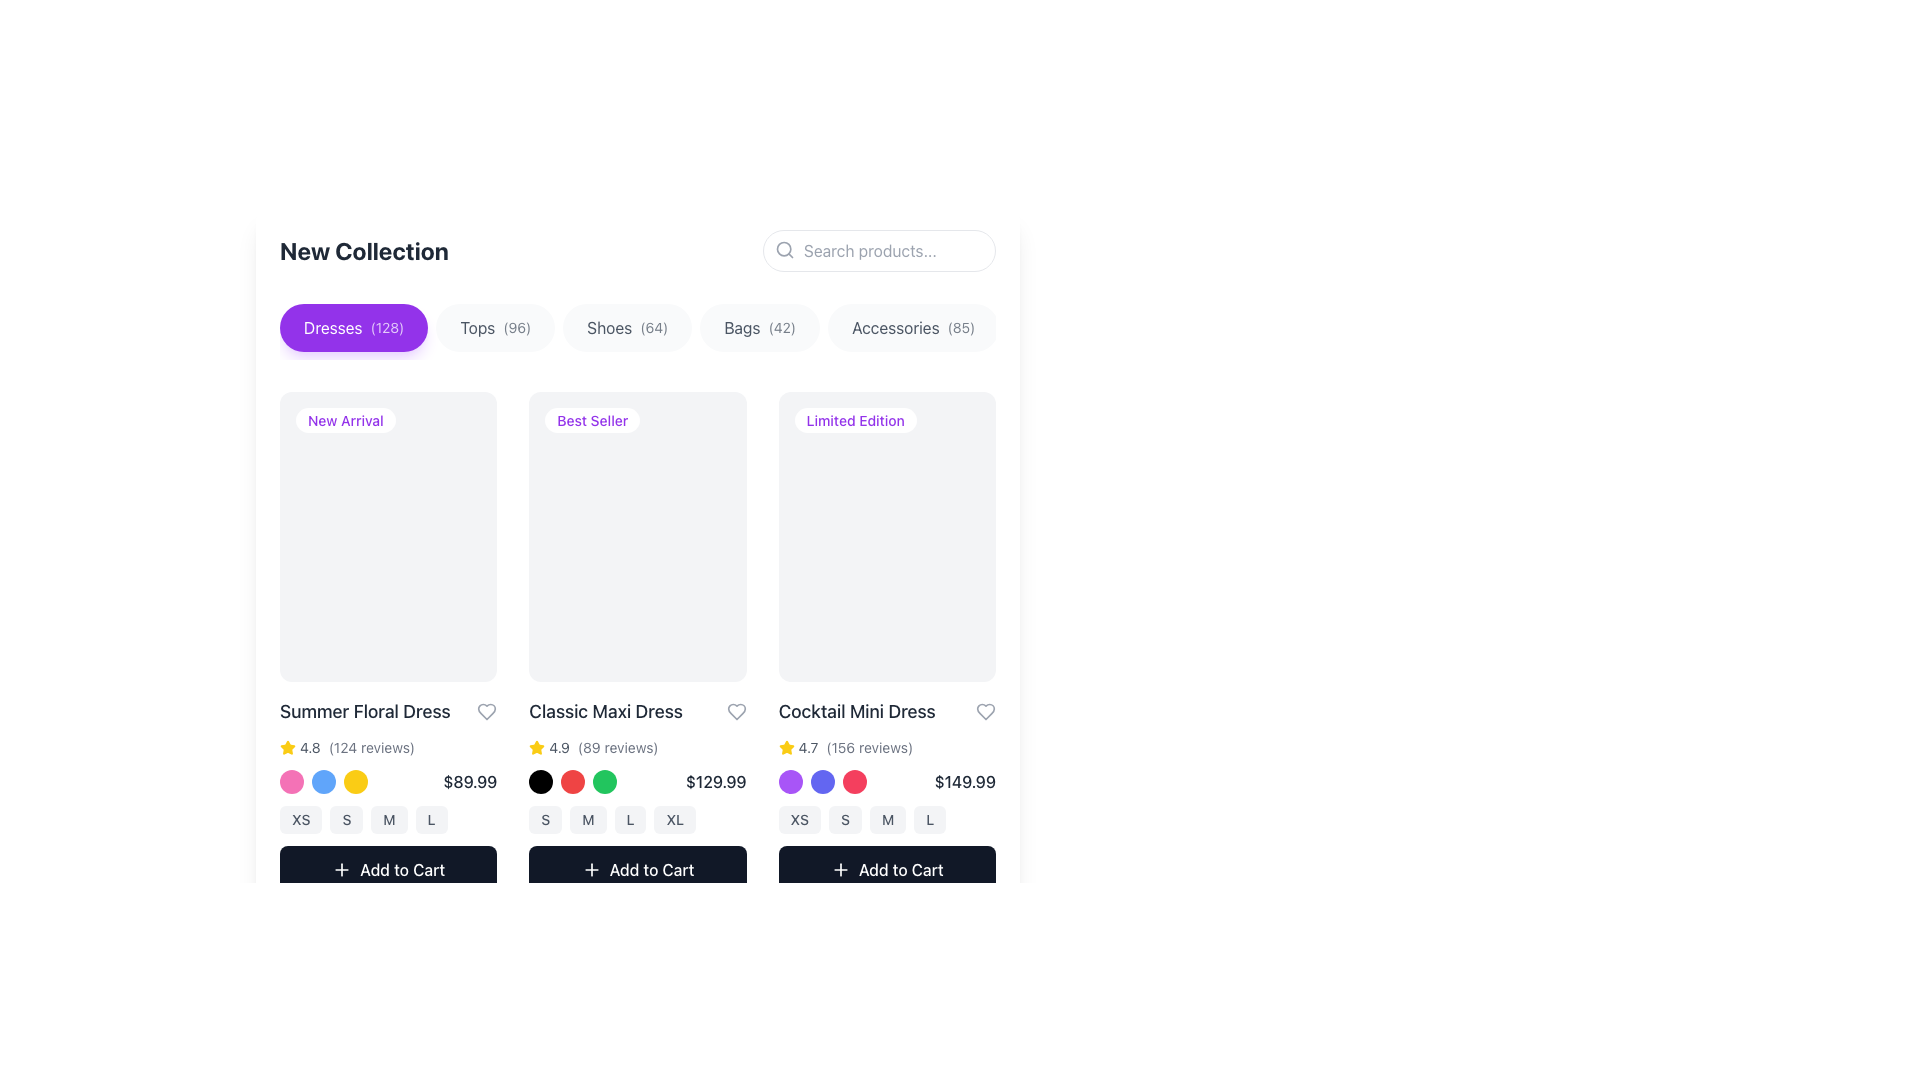 The image size is (1920, 1080). What do you see at coordinates (608, 326) in the screenshot?
I see `the product category text label that serves as a filter tab for the display, located centrally in the horizontal row of category tabs under the 'New Collection' header` at bounding box center [608, 326].